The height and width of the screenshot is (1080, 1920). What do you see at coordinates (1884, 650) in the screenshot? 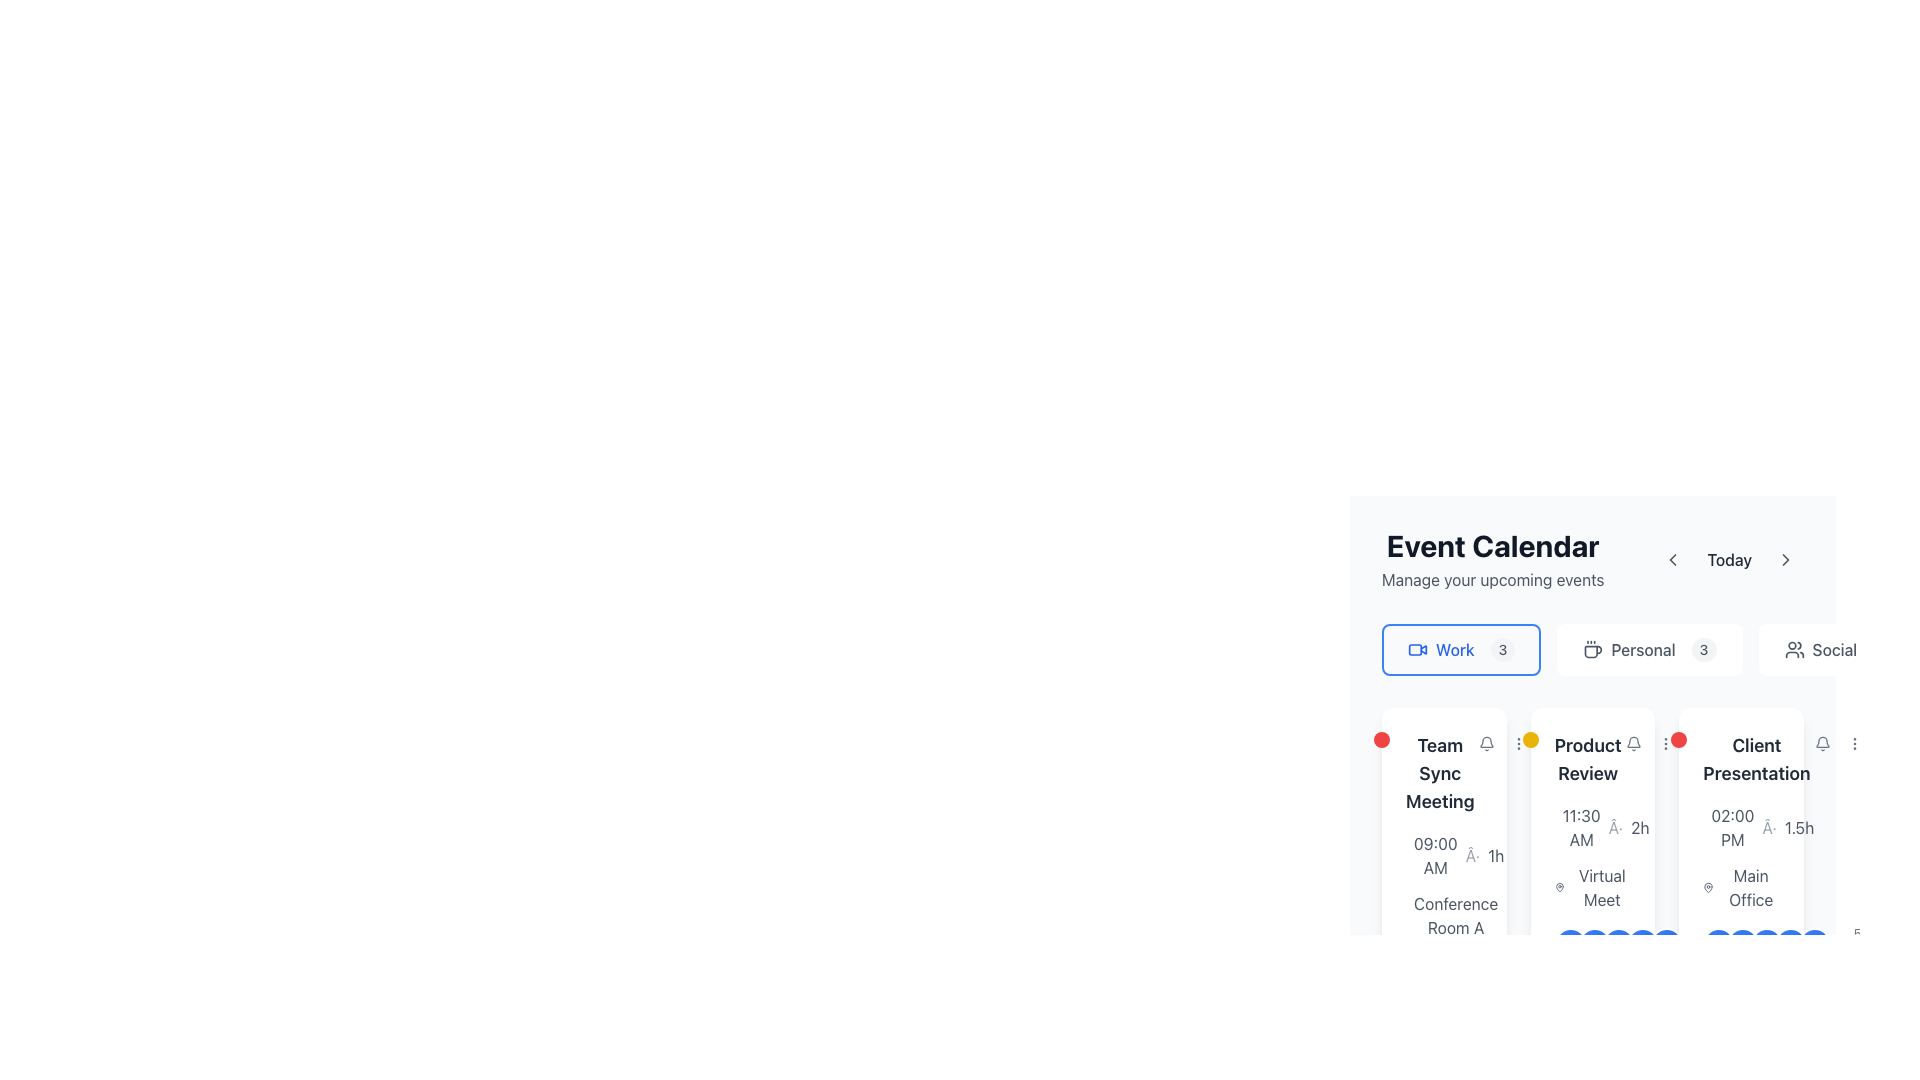
I see `the Counter Badge element positioned to the right of the 'Social' button in the navigation bar, indicating the count of new items` at bounding box center [1884, 650].